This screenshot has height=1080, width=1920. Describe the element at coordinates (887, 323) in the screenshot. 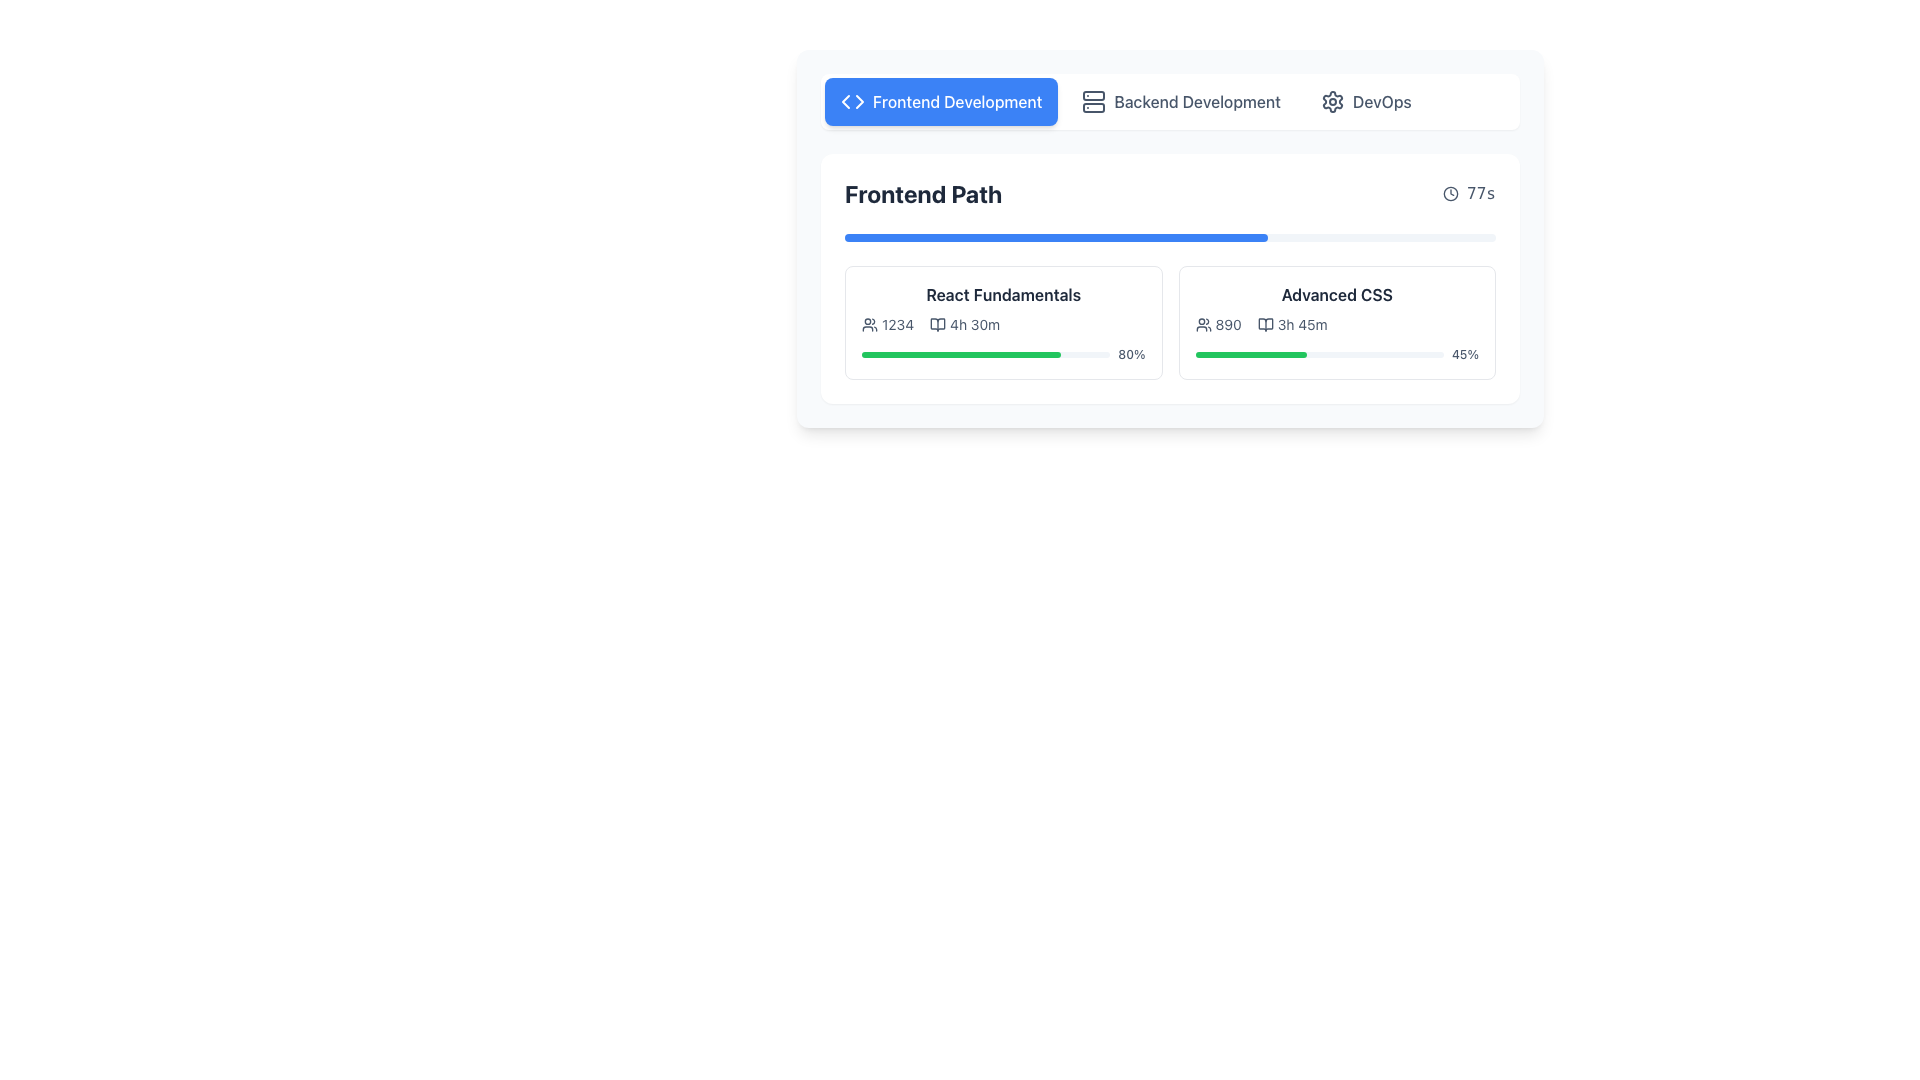

I see `the status indicator element displaying the text '1234' and the group of people icon` at that location.